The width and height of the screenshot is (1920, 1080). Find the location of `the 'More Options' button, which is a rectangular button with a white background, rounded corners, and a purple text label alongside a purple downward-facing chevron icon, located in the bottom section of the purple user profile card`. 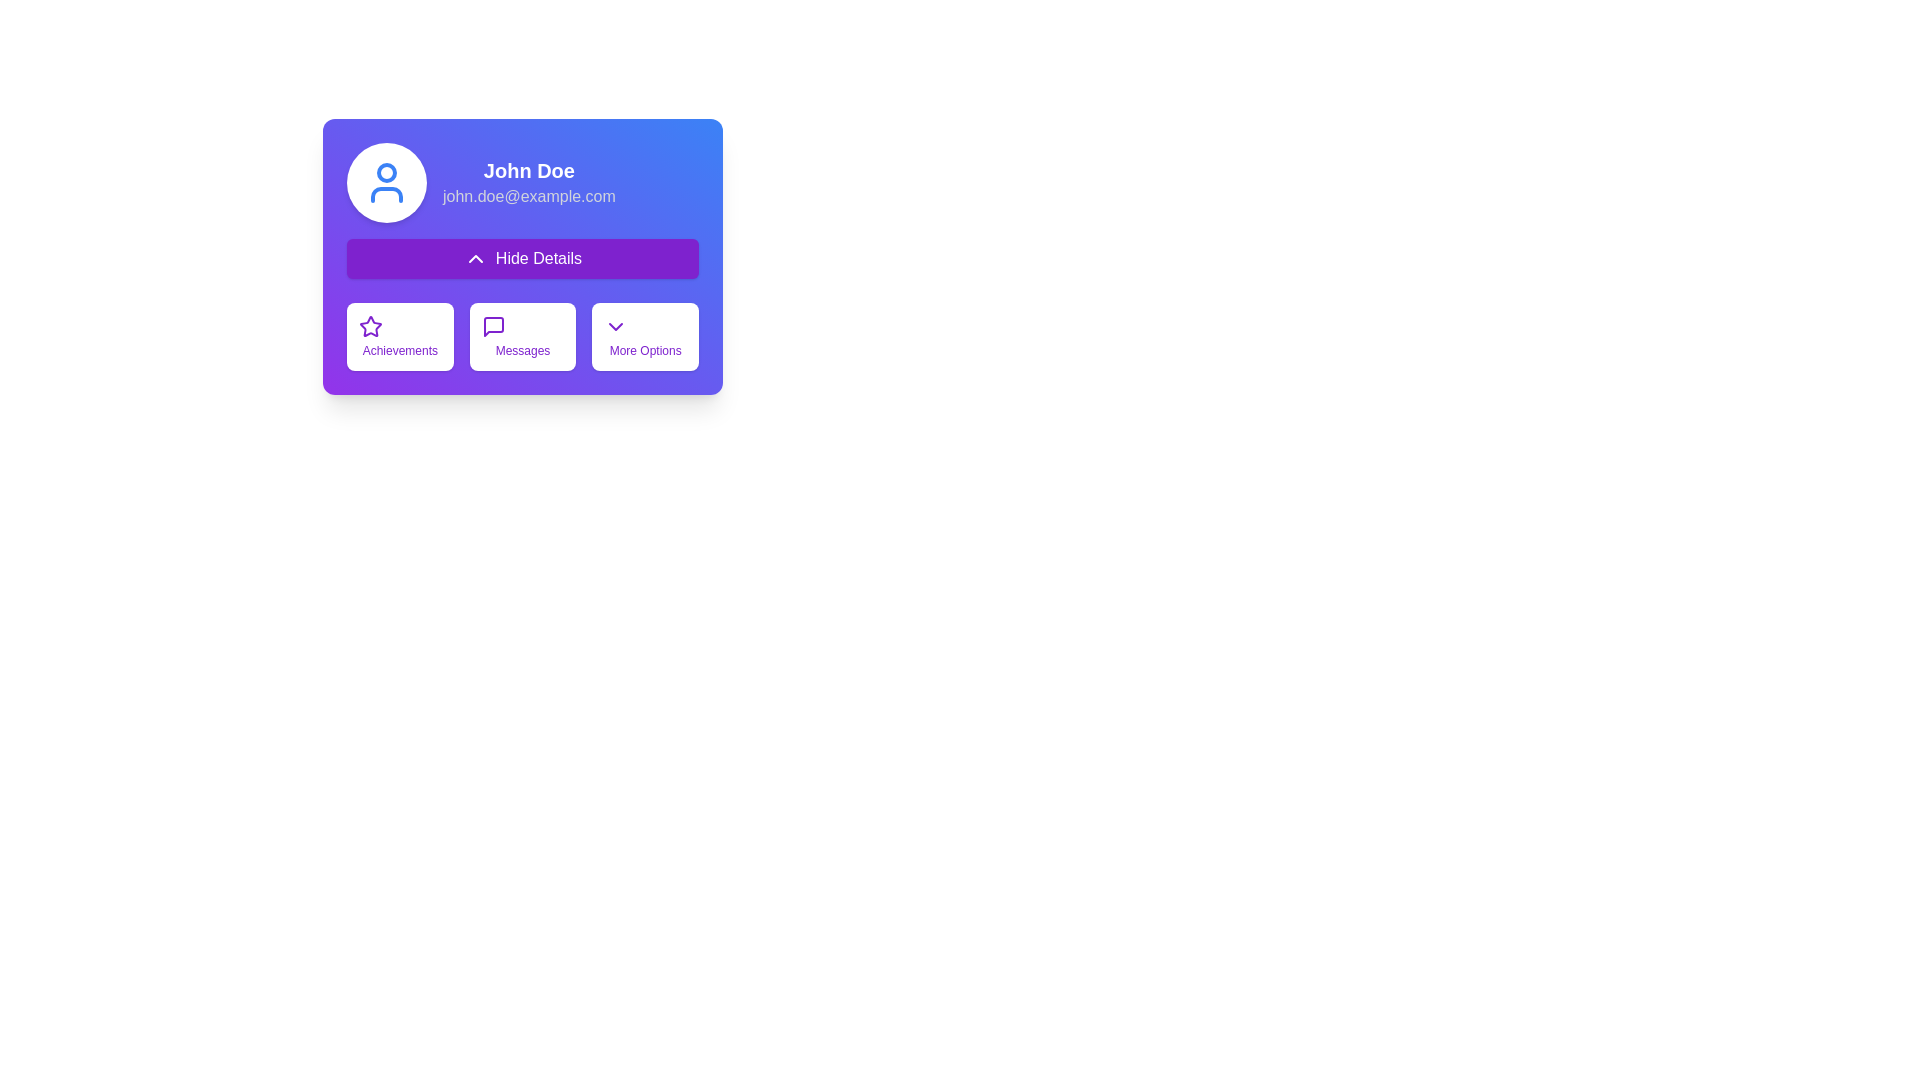

the 'More Options' button, which is a rectangular button with a white background, rounded corners, and a purple text label alongside a purple downward-facing chevron icon, located in the bottom section of the purple user profile card is located at coordinates (645, 335).